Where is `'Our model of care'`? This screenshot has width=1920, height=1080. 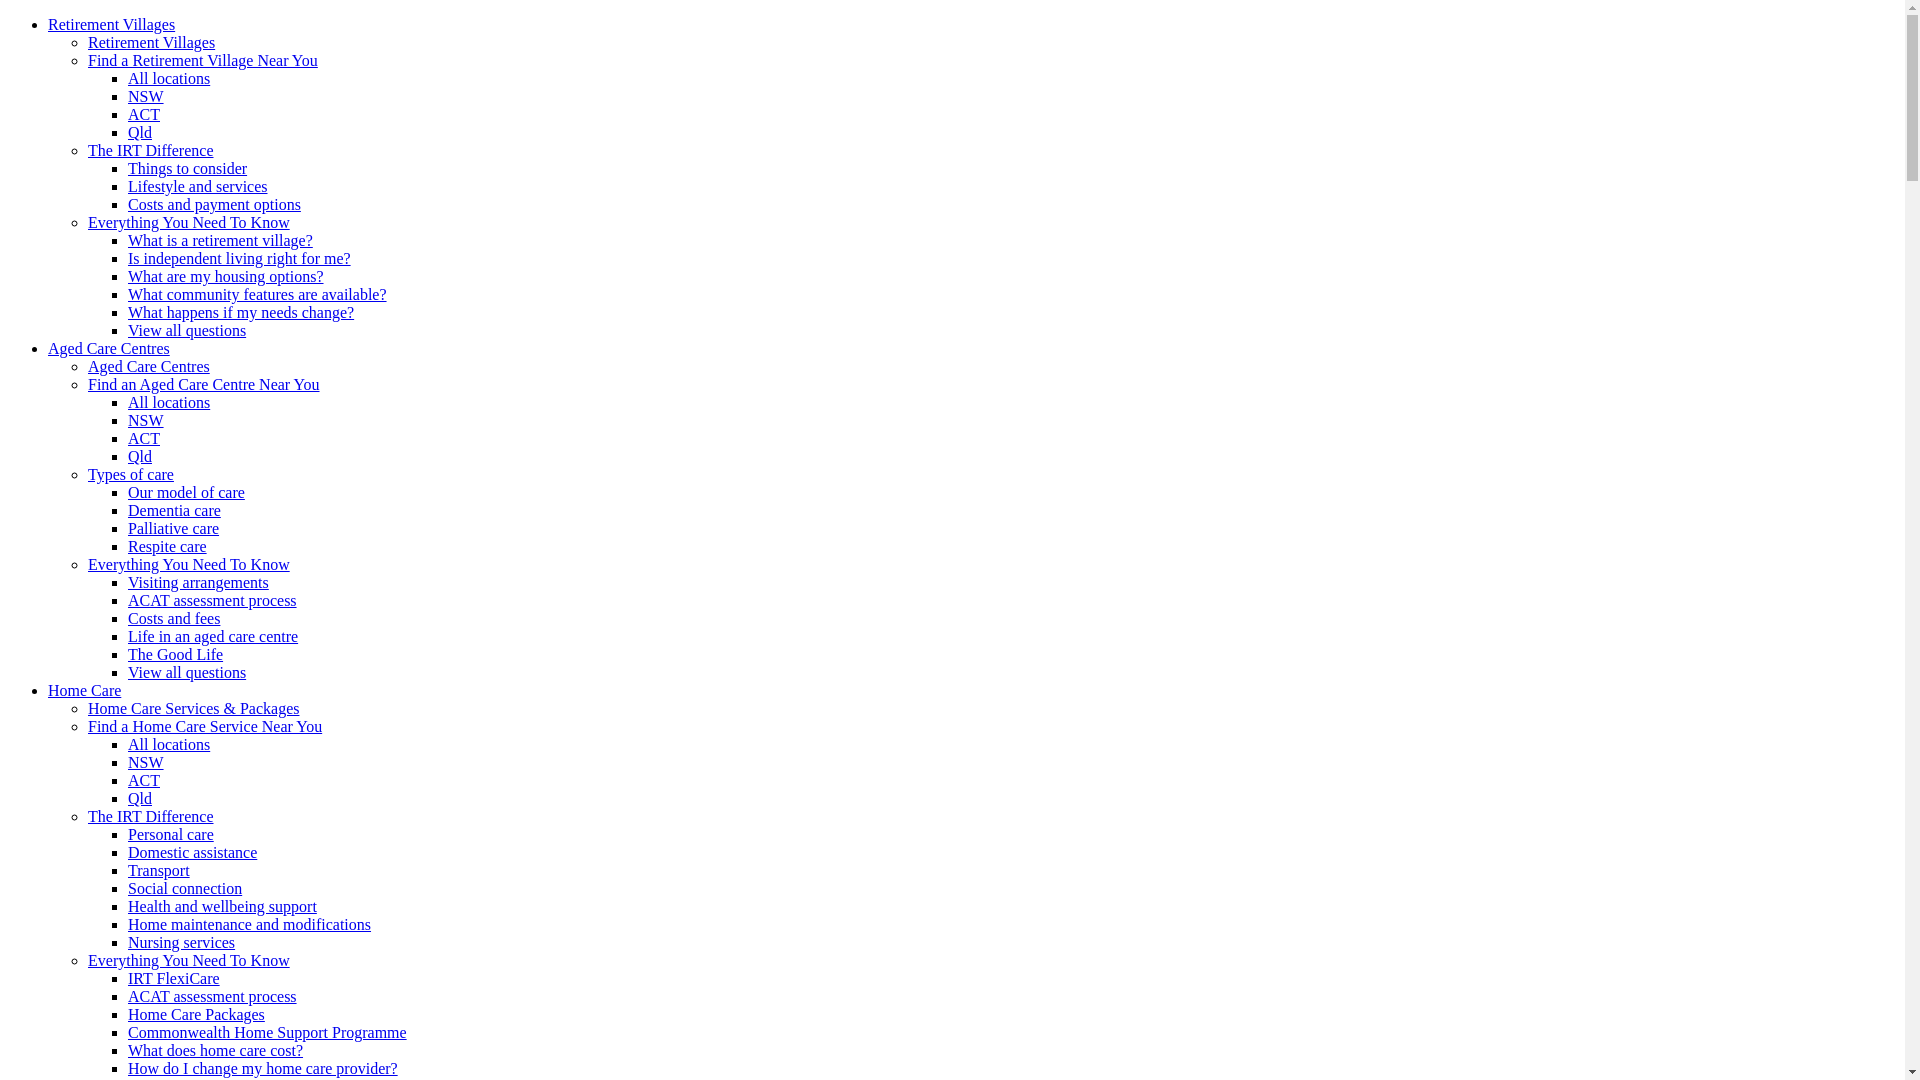 'Our model of care' is located at coordinates (186, 492).